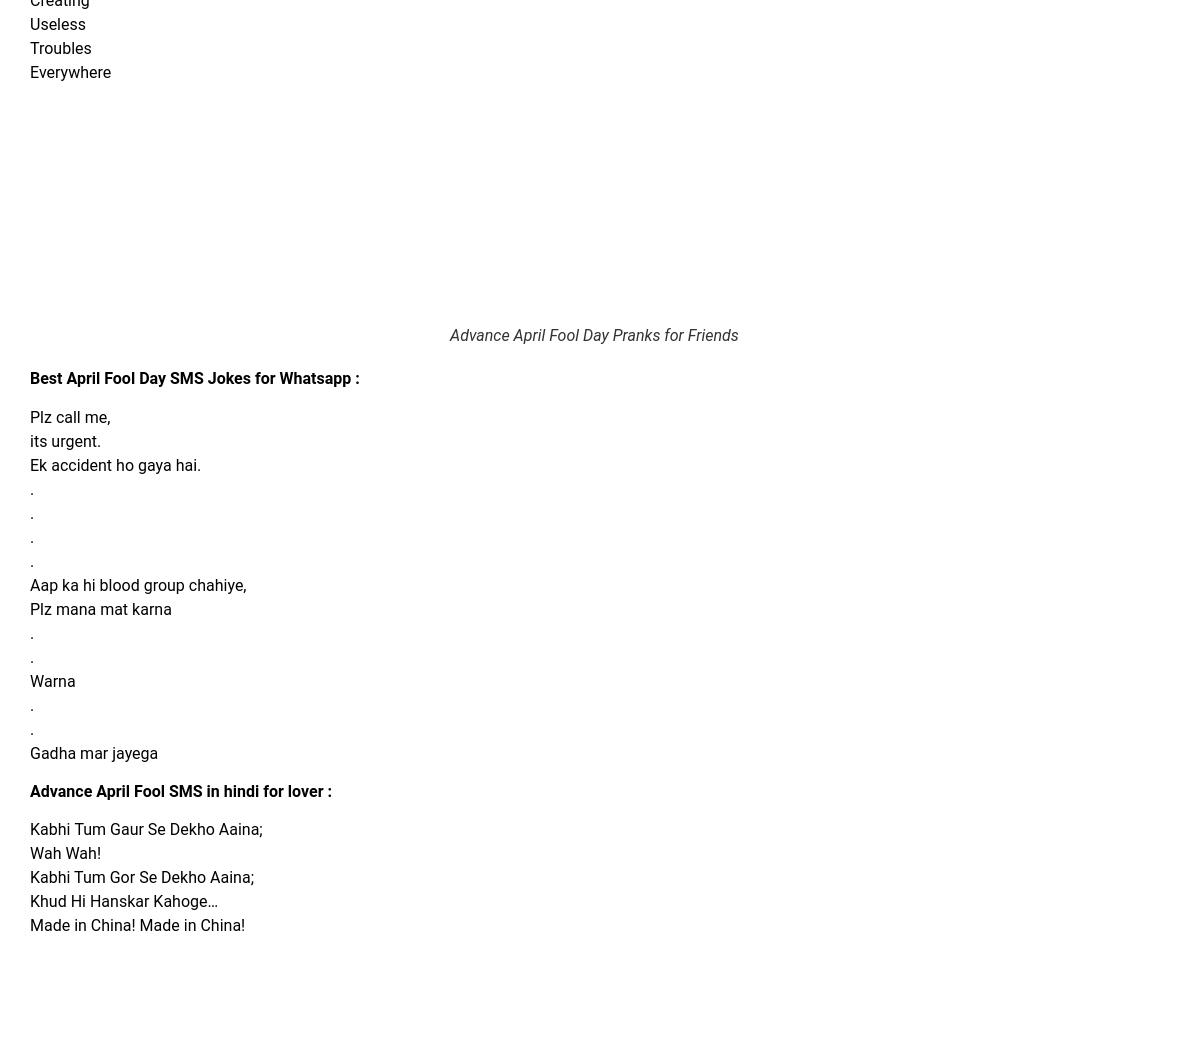 Image resolution: width=1200 pixels, height=1046 pixels. What do you see at coordinates (123, 901) in the screenshot?
I see `'Khud Hi Hanskar Kahoge…'` at bounding box center [123, 901].